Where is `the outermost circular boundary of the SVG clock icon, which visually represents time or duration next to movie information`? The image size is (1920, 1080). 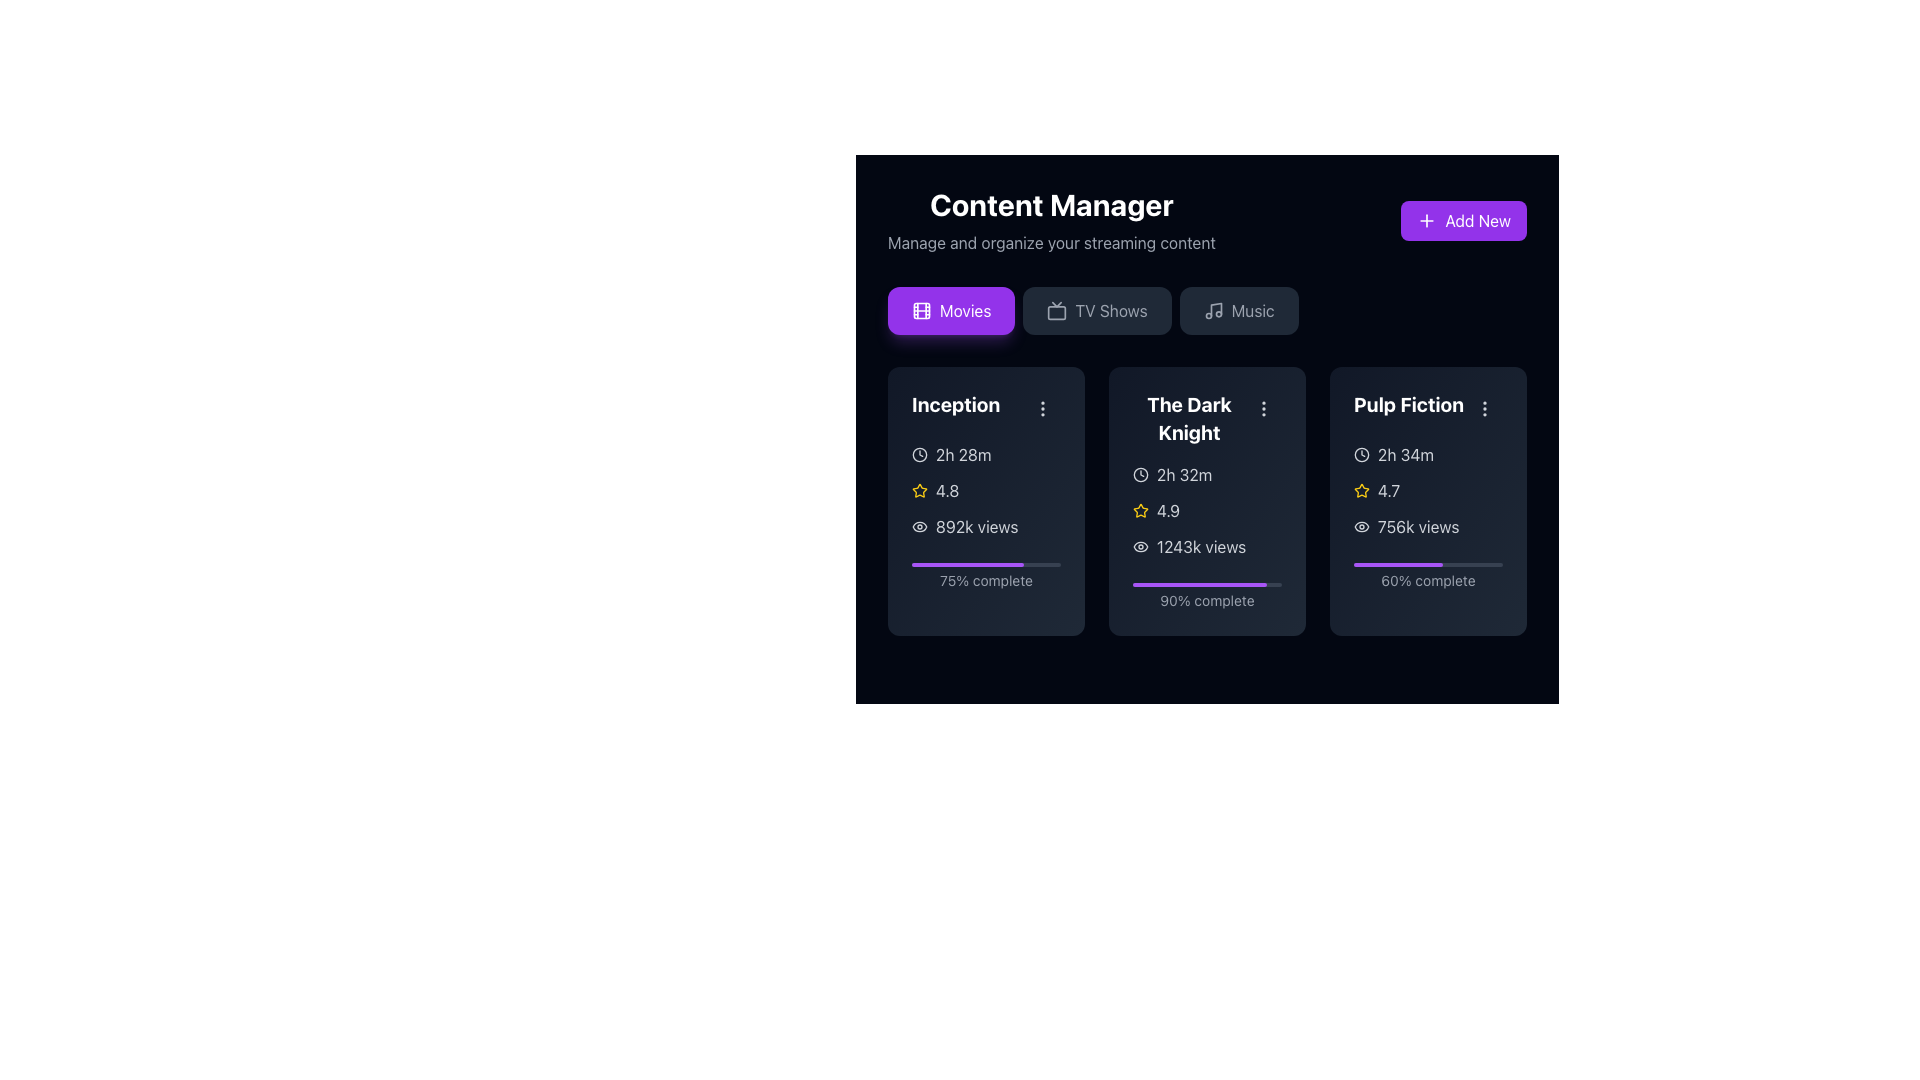 the outermost circular boundary of the SVG clock icon, which visually represents time or duration next to movie information is located at coordinates (1361, 455).